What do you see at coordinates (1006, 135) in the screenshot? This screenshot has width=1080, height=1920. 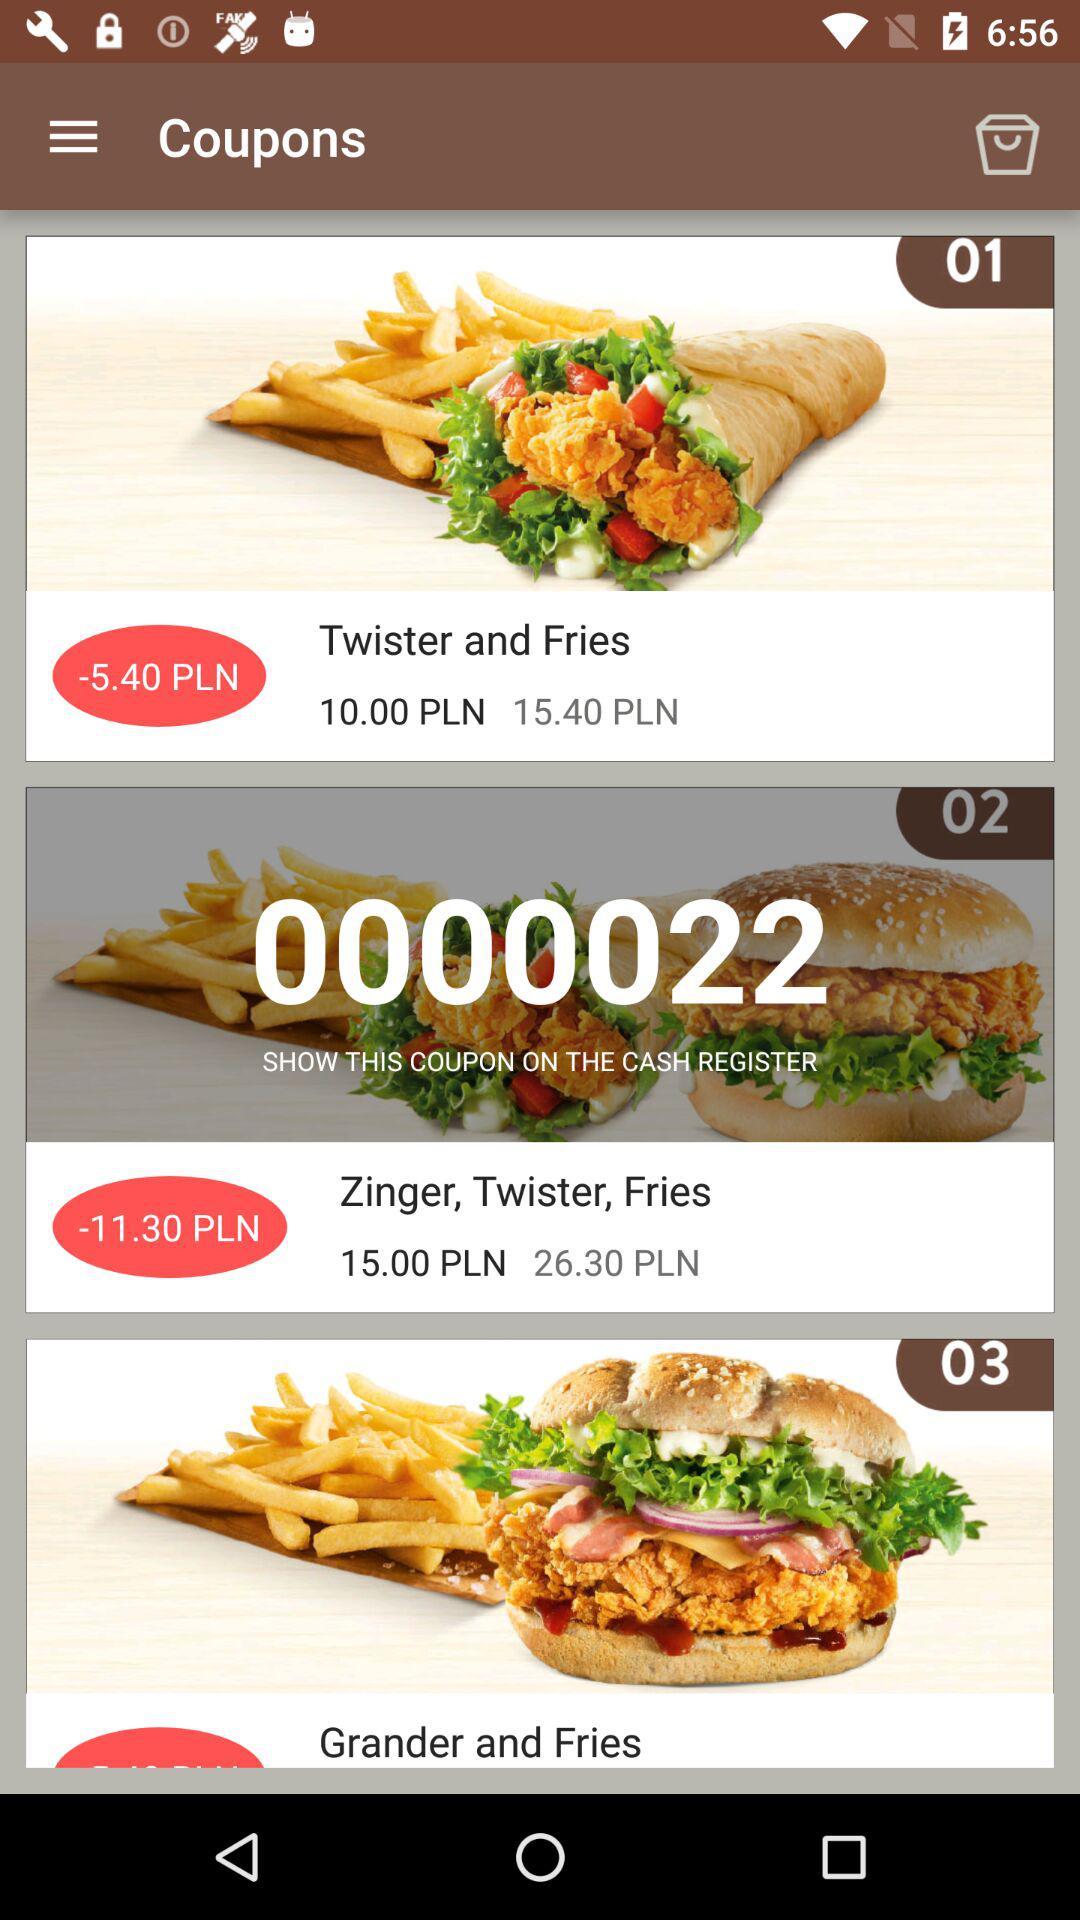 I see `the item to the right of the coupons app` at bounding box center [1006, 135].